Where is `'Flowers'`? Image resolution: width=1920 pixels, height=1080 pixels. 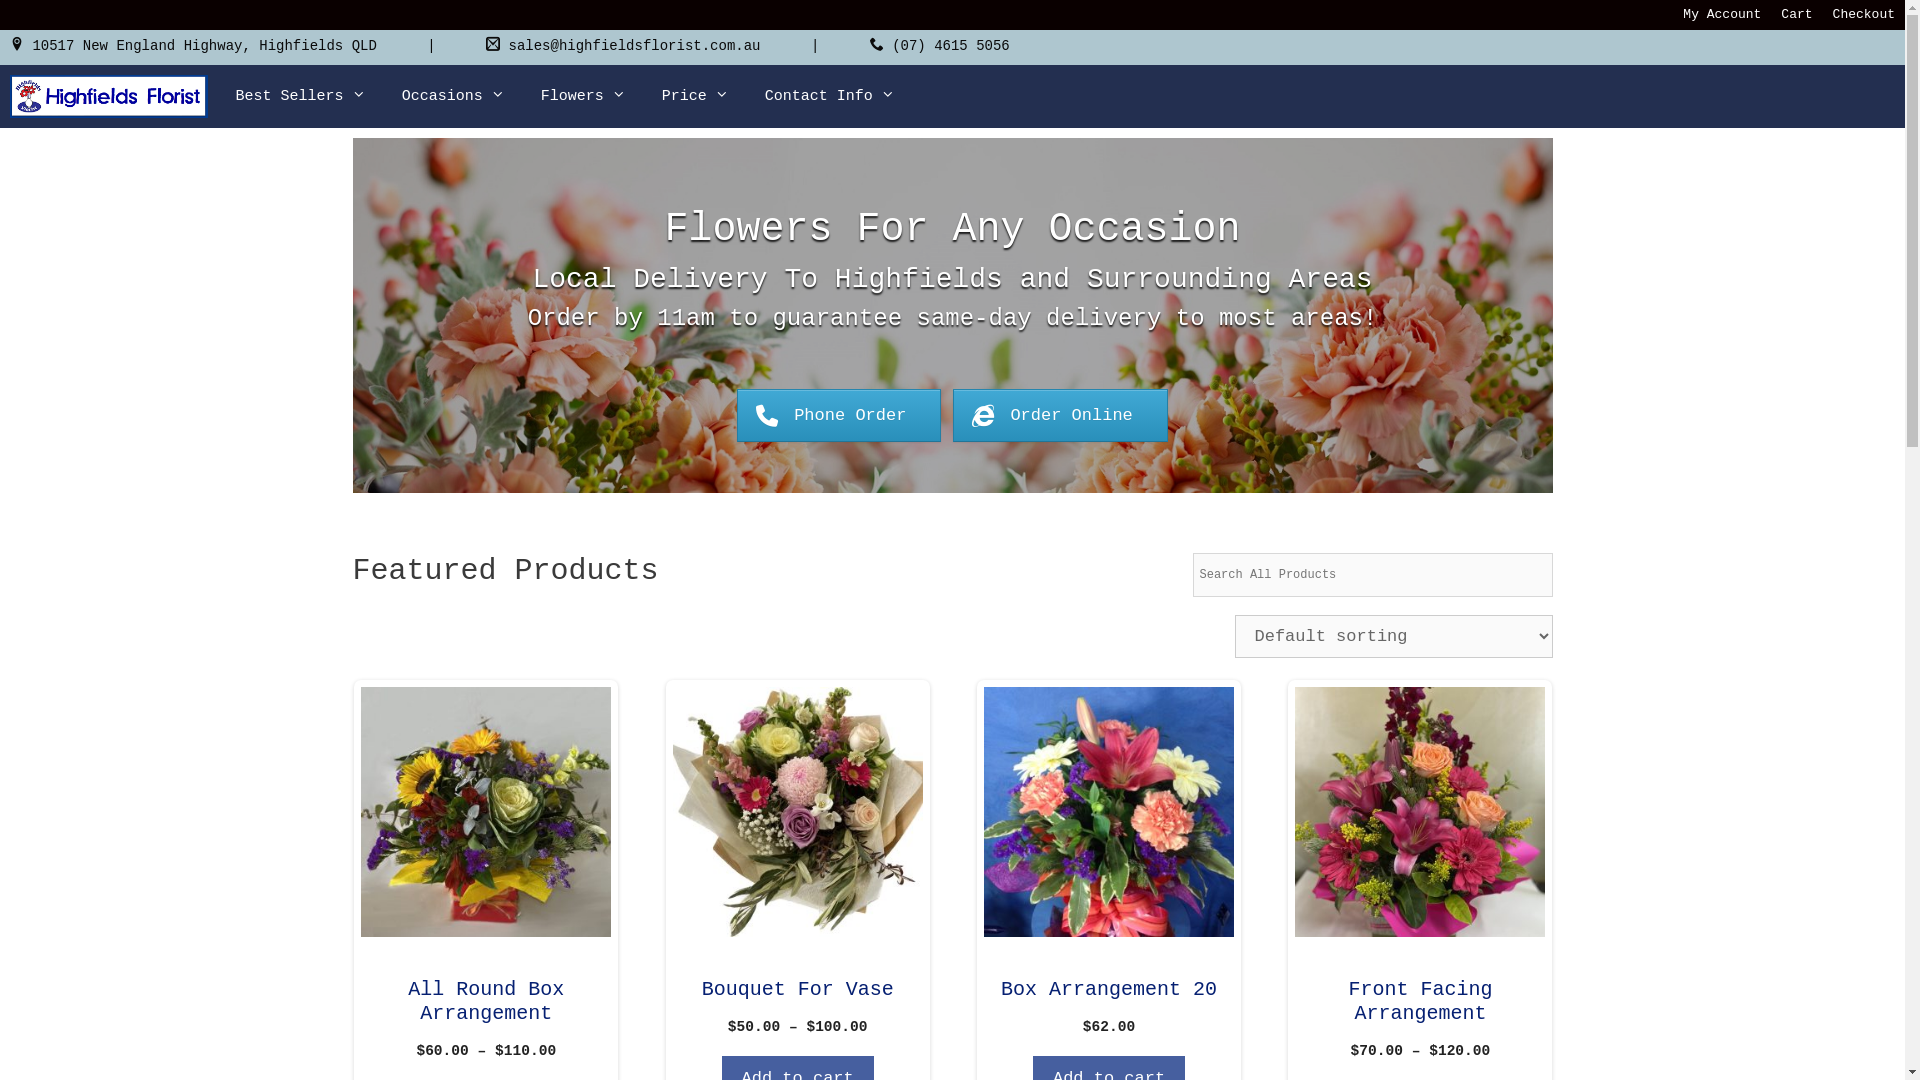
'Flowers' is located at coordinates (582, 95).